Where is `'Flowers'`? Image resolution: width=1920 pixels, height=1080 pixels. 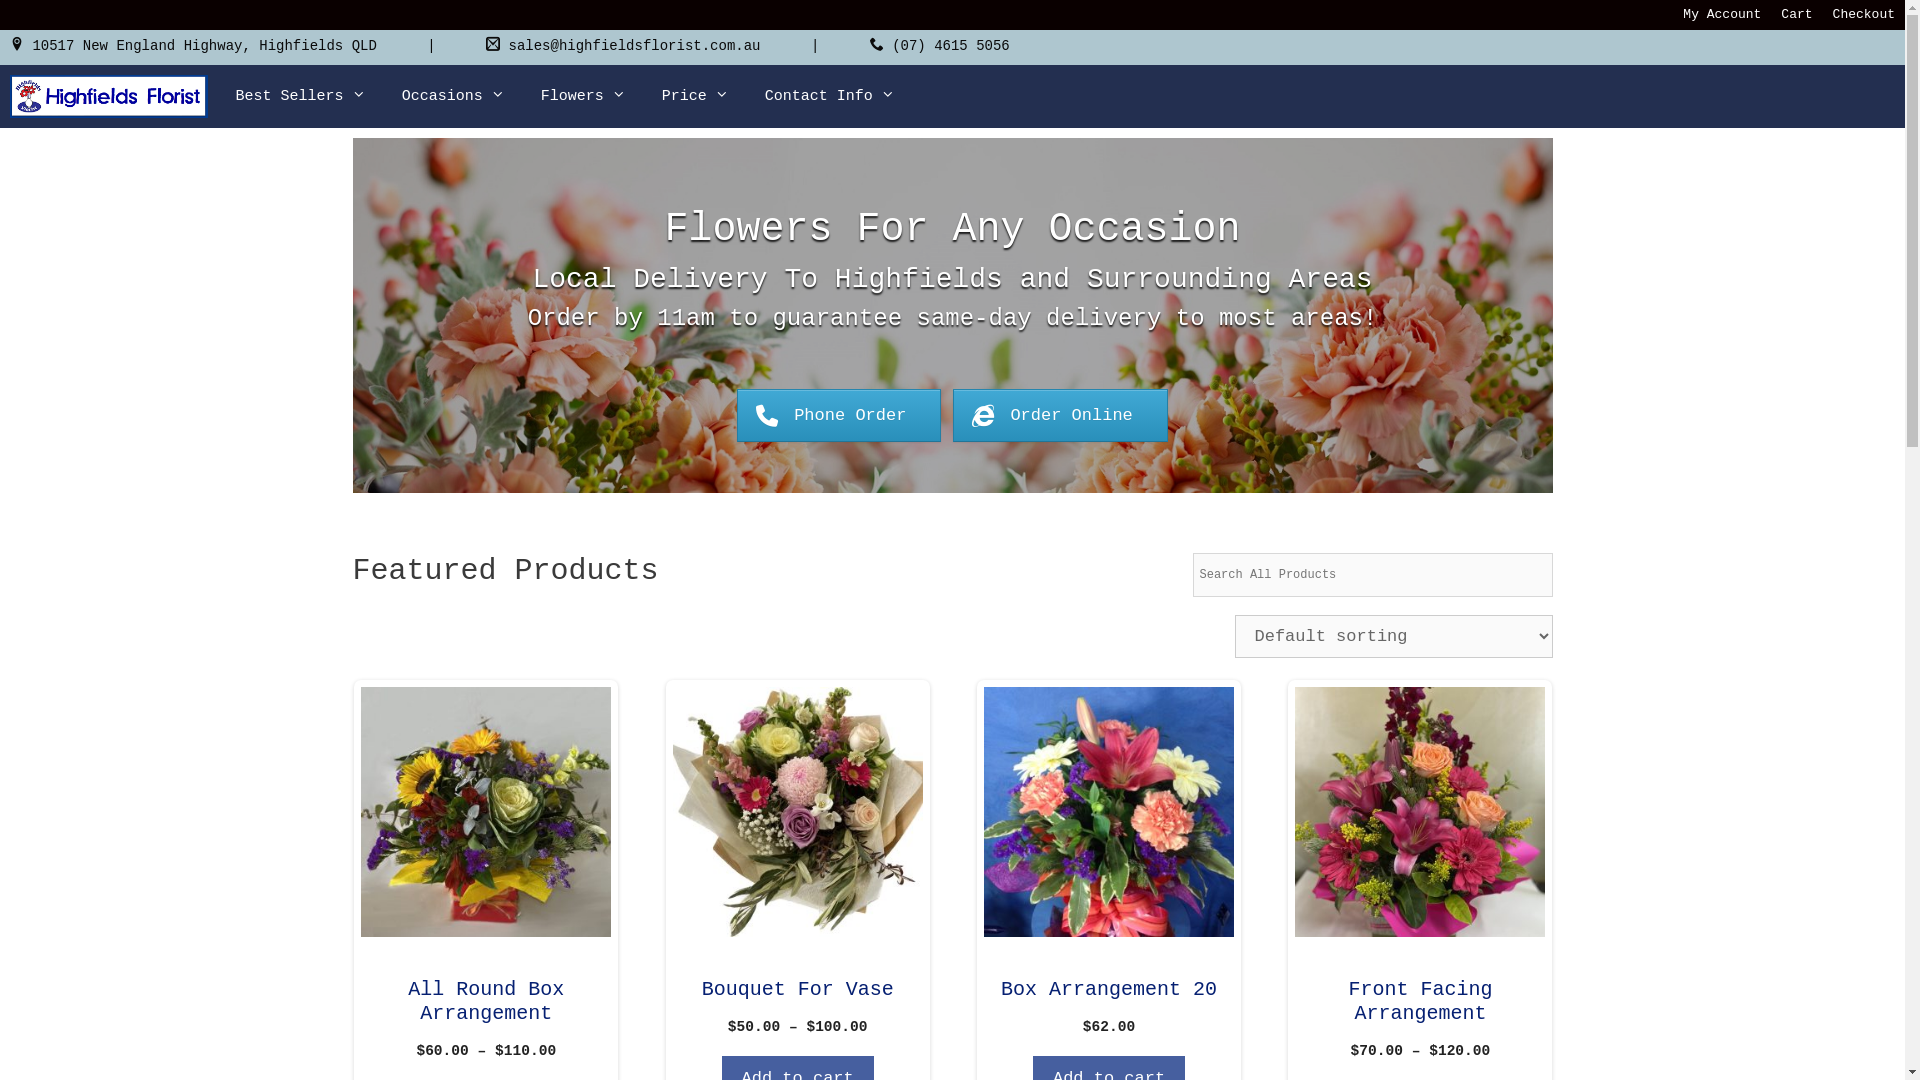
'Flowers' is located at coordinates (582, 95).